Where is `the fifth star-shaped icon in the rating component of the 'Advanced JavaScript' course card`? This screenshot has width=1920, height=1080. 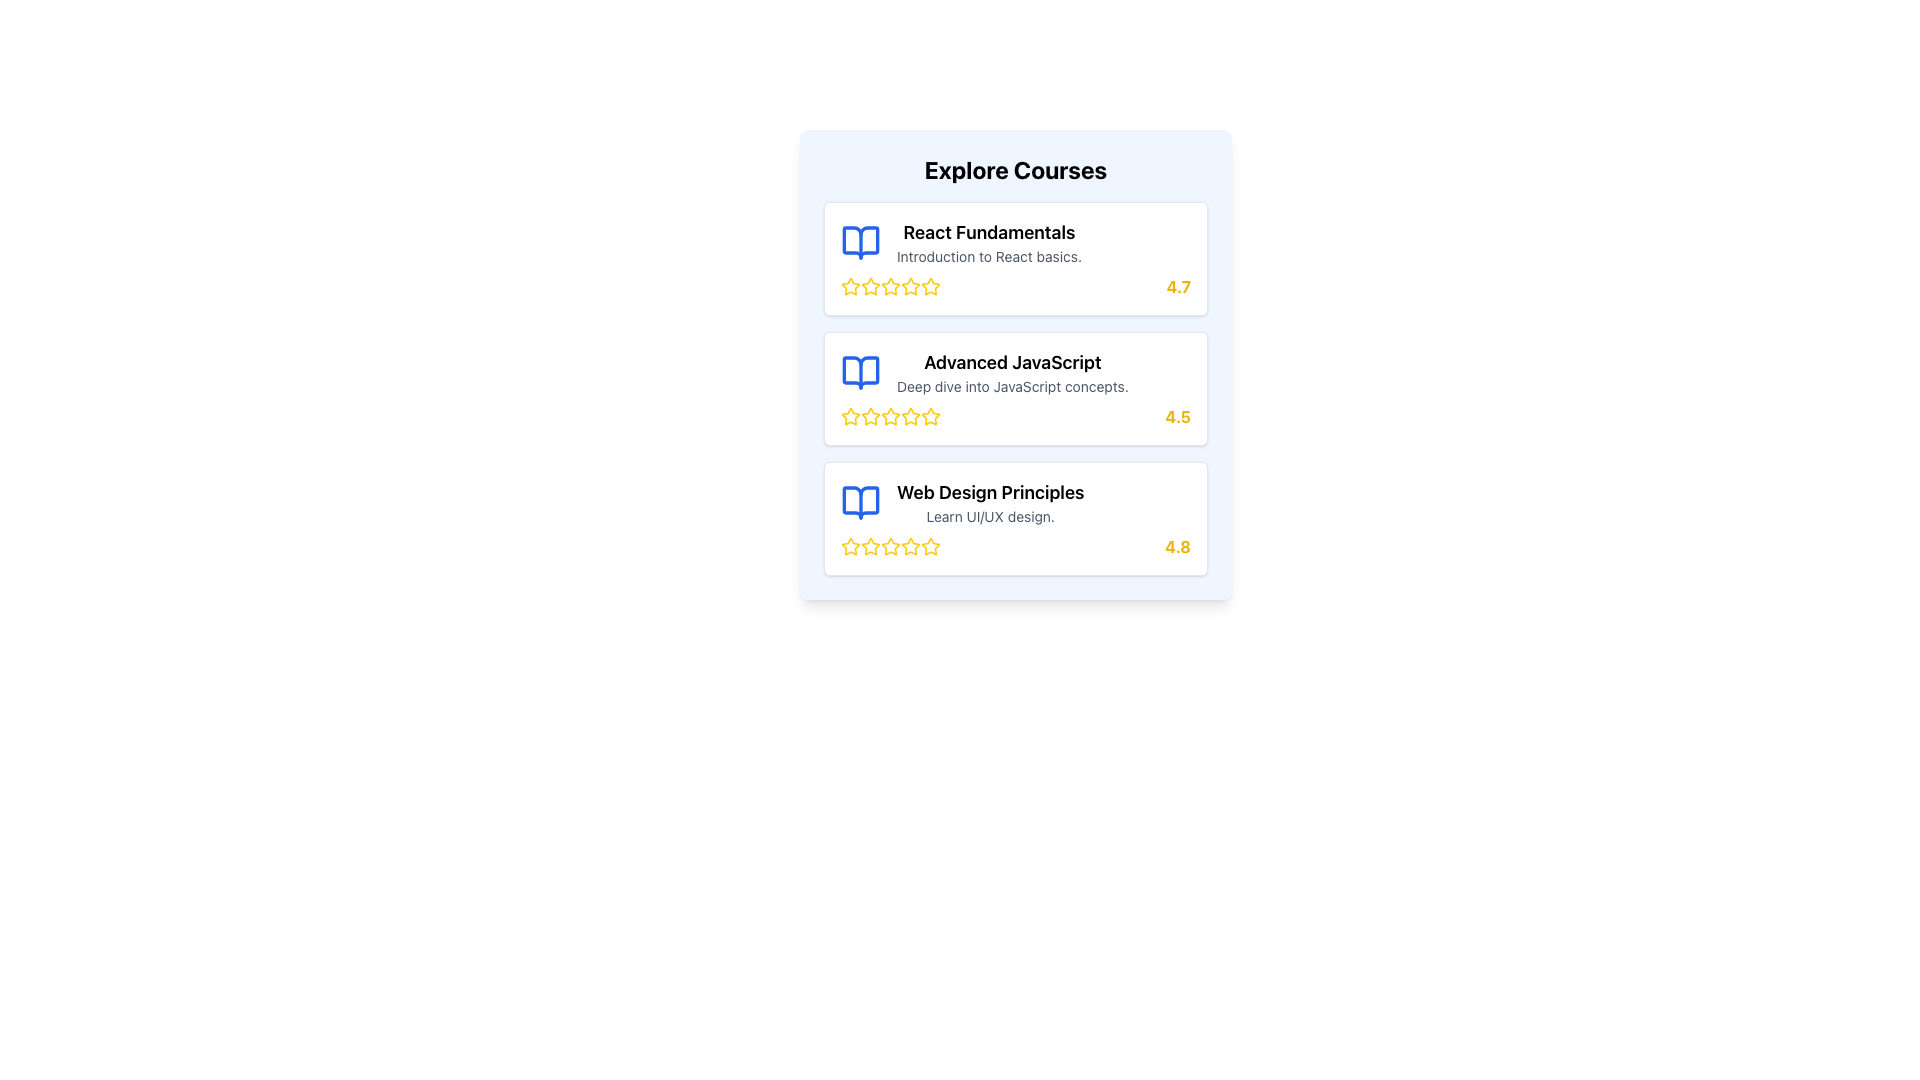
the fifth star-shaped icon in the rating component of the 'Advanced JavaScript' course card is located at coordinates (890, 415).